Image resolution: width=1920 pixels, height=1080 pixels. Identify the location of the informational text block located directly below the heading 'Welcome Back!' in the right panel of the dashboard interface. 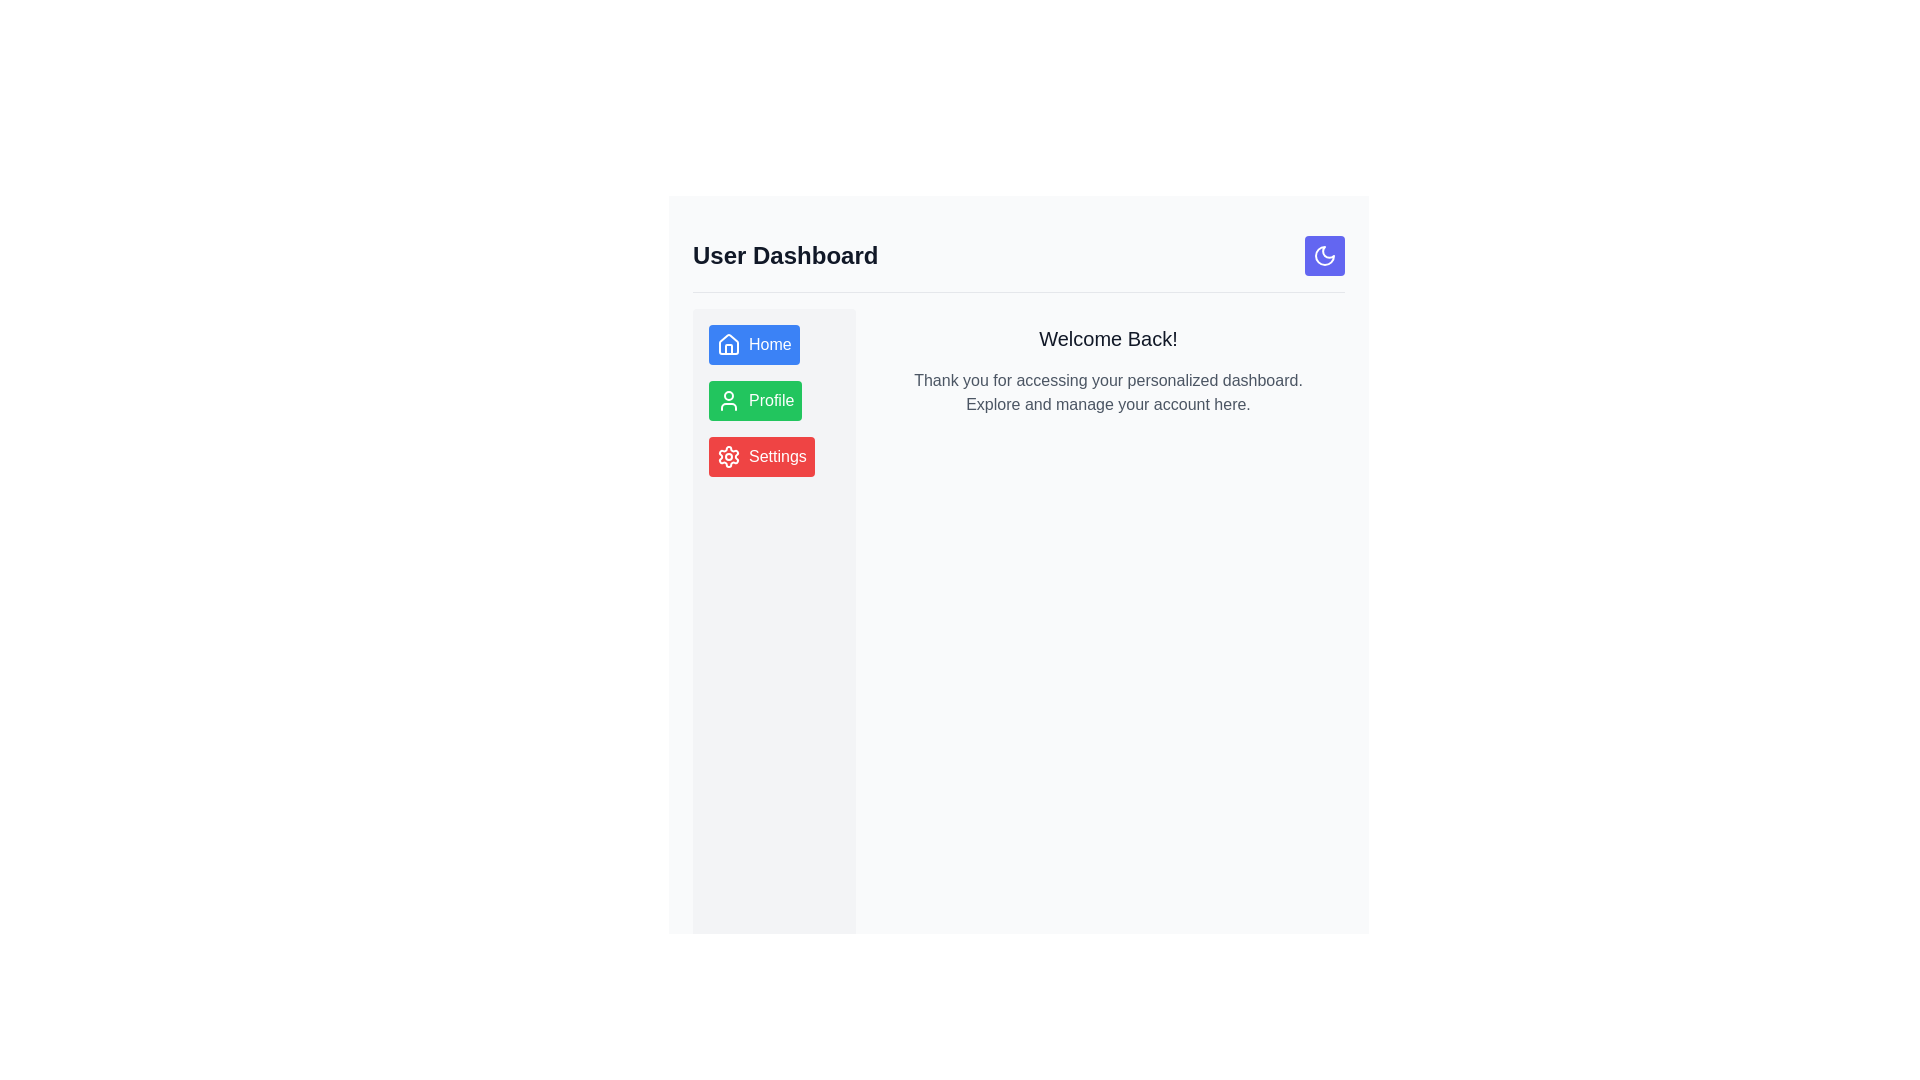
(1107, 393).